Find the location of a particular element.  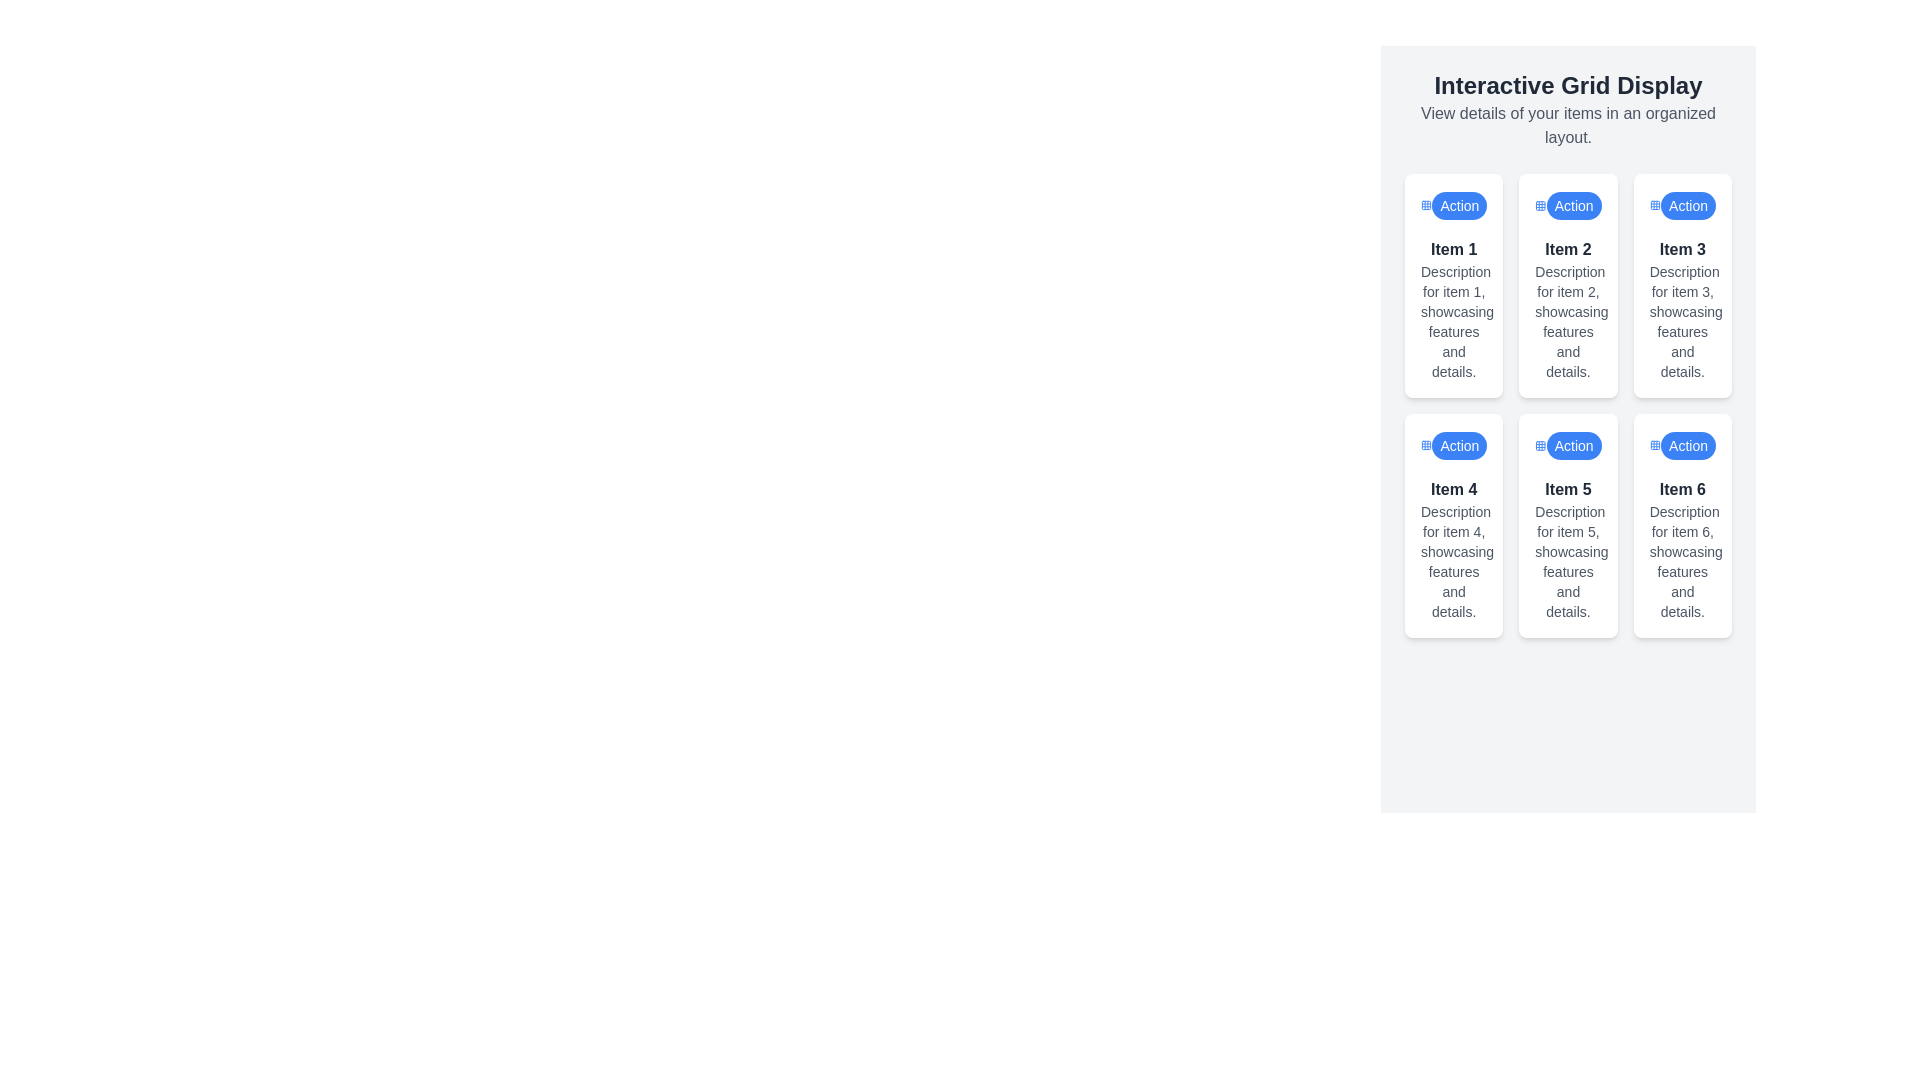

the 'Action' button located in the top-right corner of the third card in a grid layout to activate the hover effect is located at coordinates (1687, 205).